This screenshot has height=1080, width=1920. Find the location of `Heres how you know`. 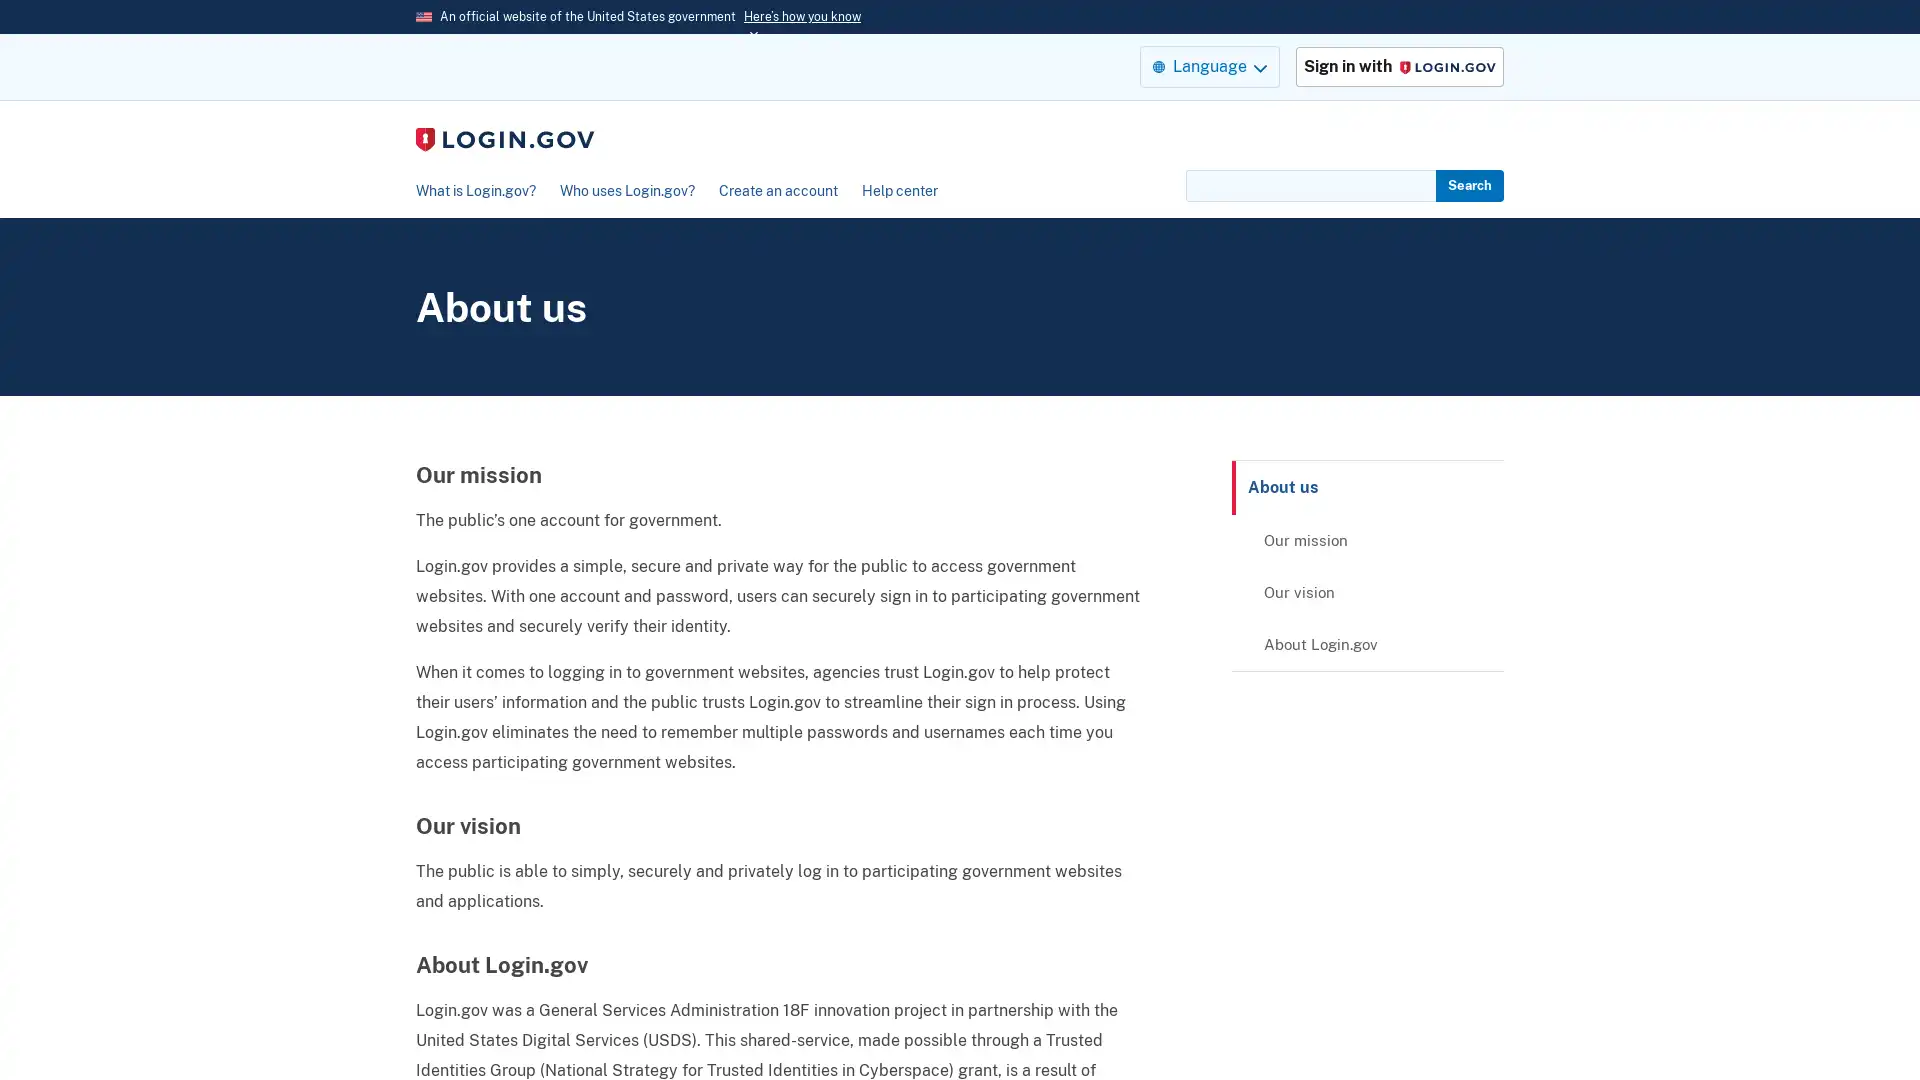

Heres how you know is located at coordinates (802, 16).